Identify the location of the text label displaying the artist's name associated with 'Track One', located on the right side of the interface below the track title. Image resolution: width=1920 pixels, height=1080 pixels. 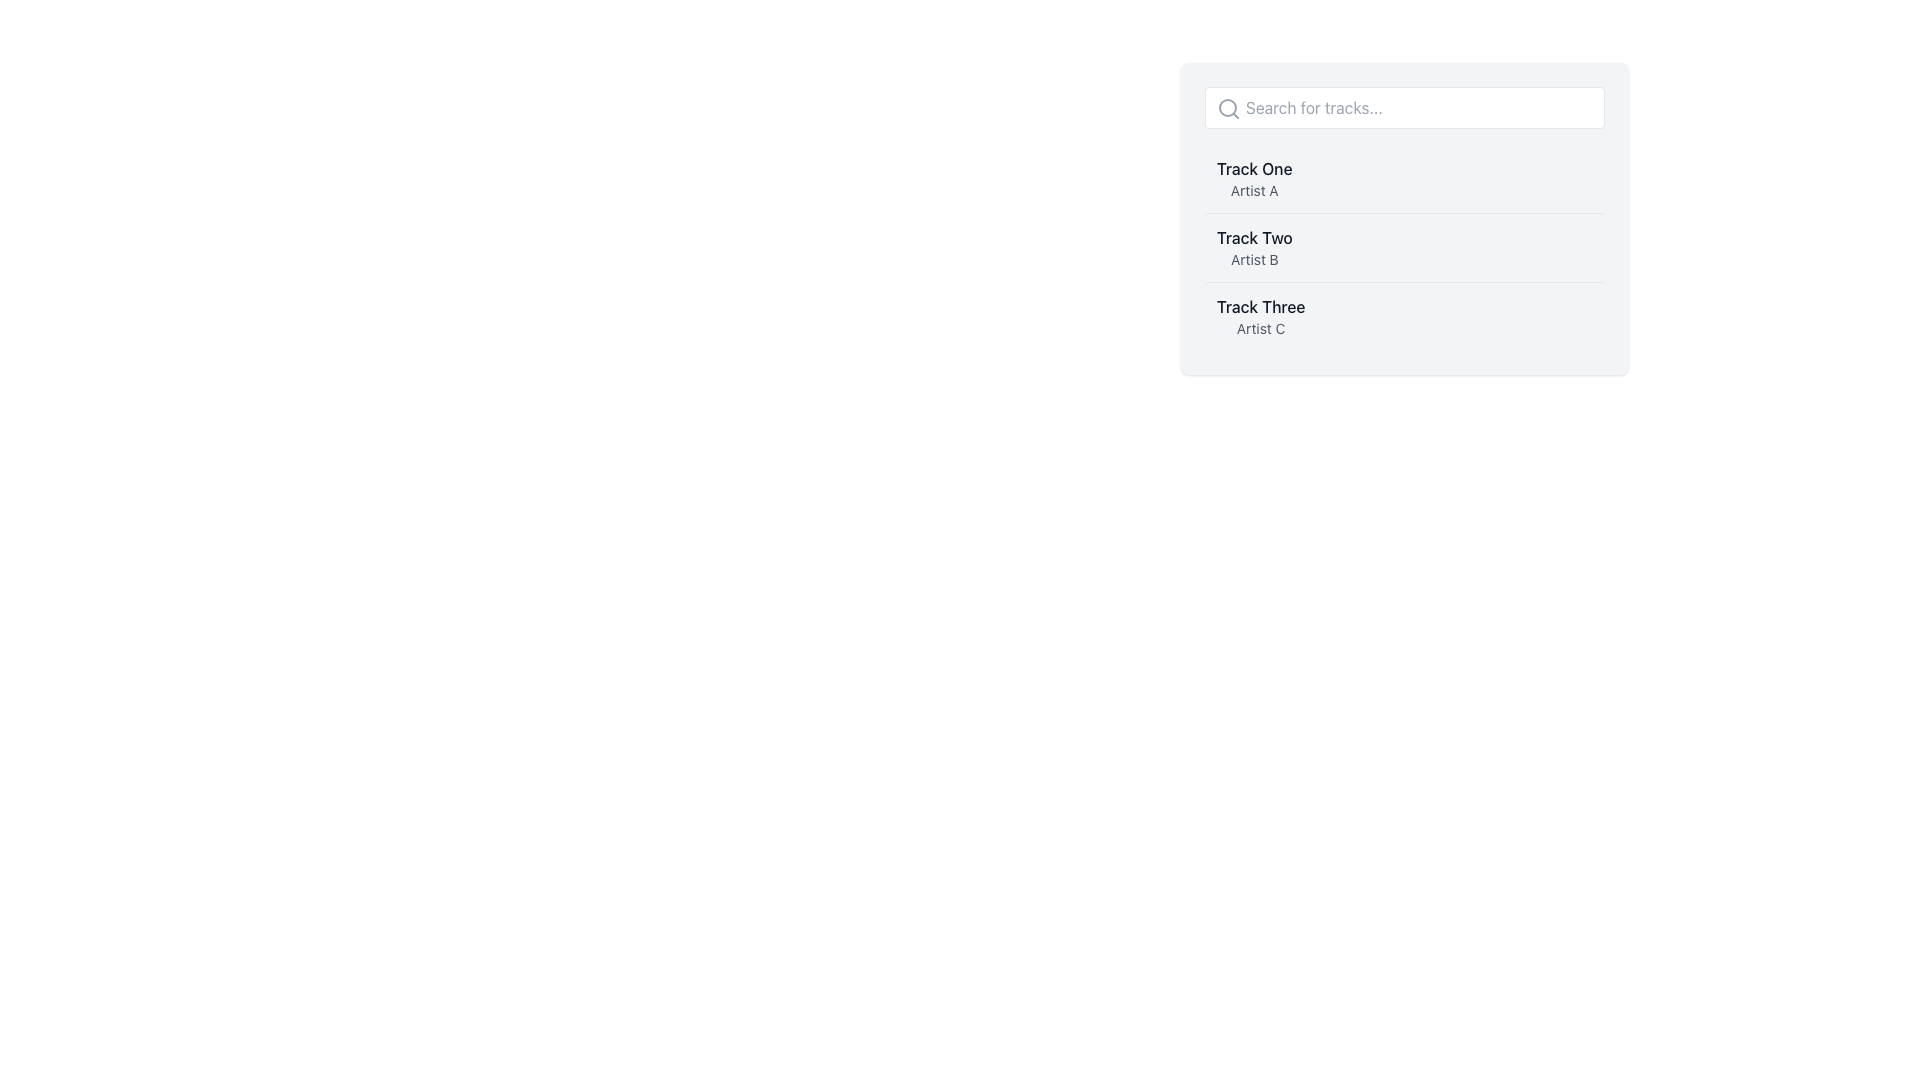
(1253, 191).